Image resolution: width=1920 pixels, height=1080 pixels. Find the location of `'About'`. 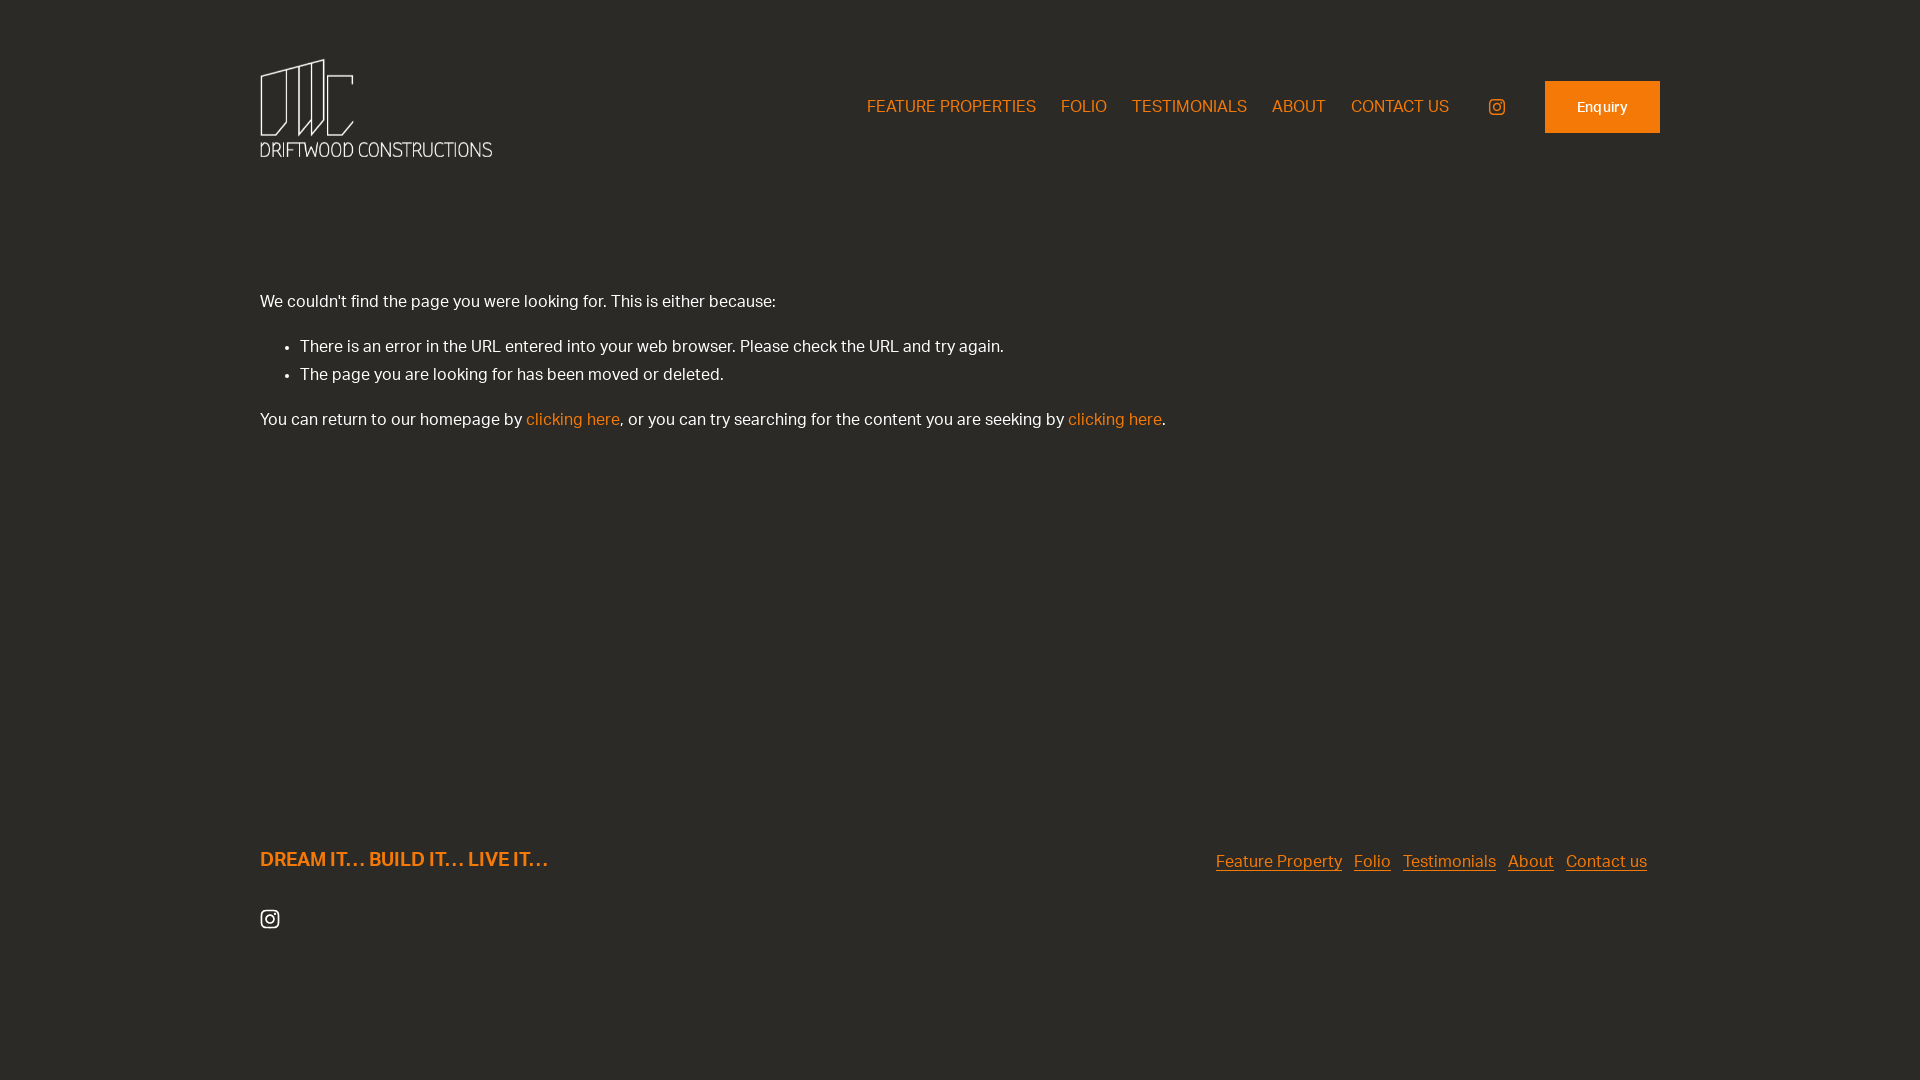

'About' is located at coordinates (1530, 861).